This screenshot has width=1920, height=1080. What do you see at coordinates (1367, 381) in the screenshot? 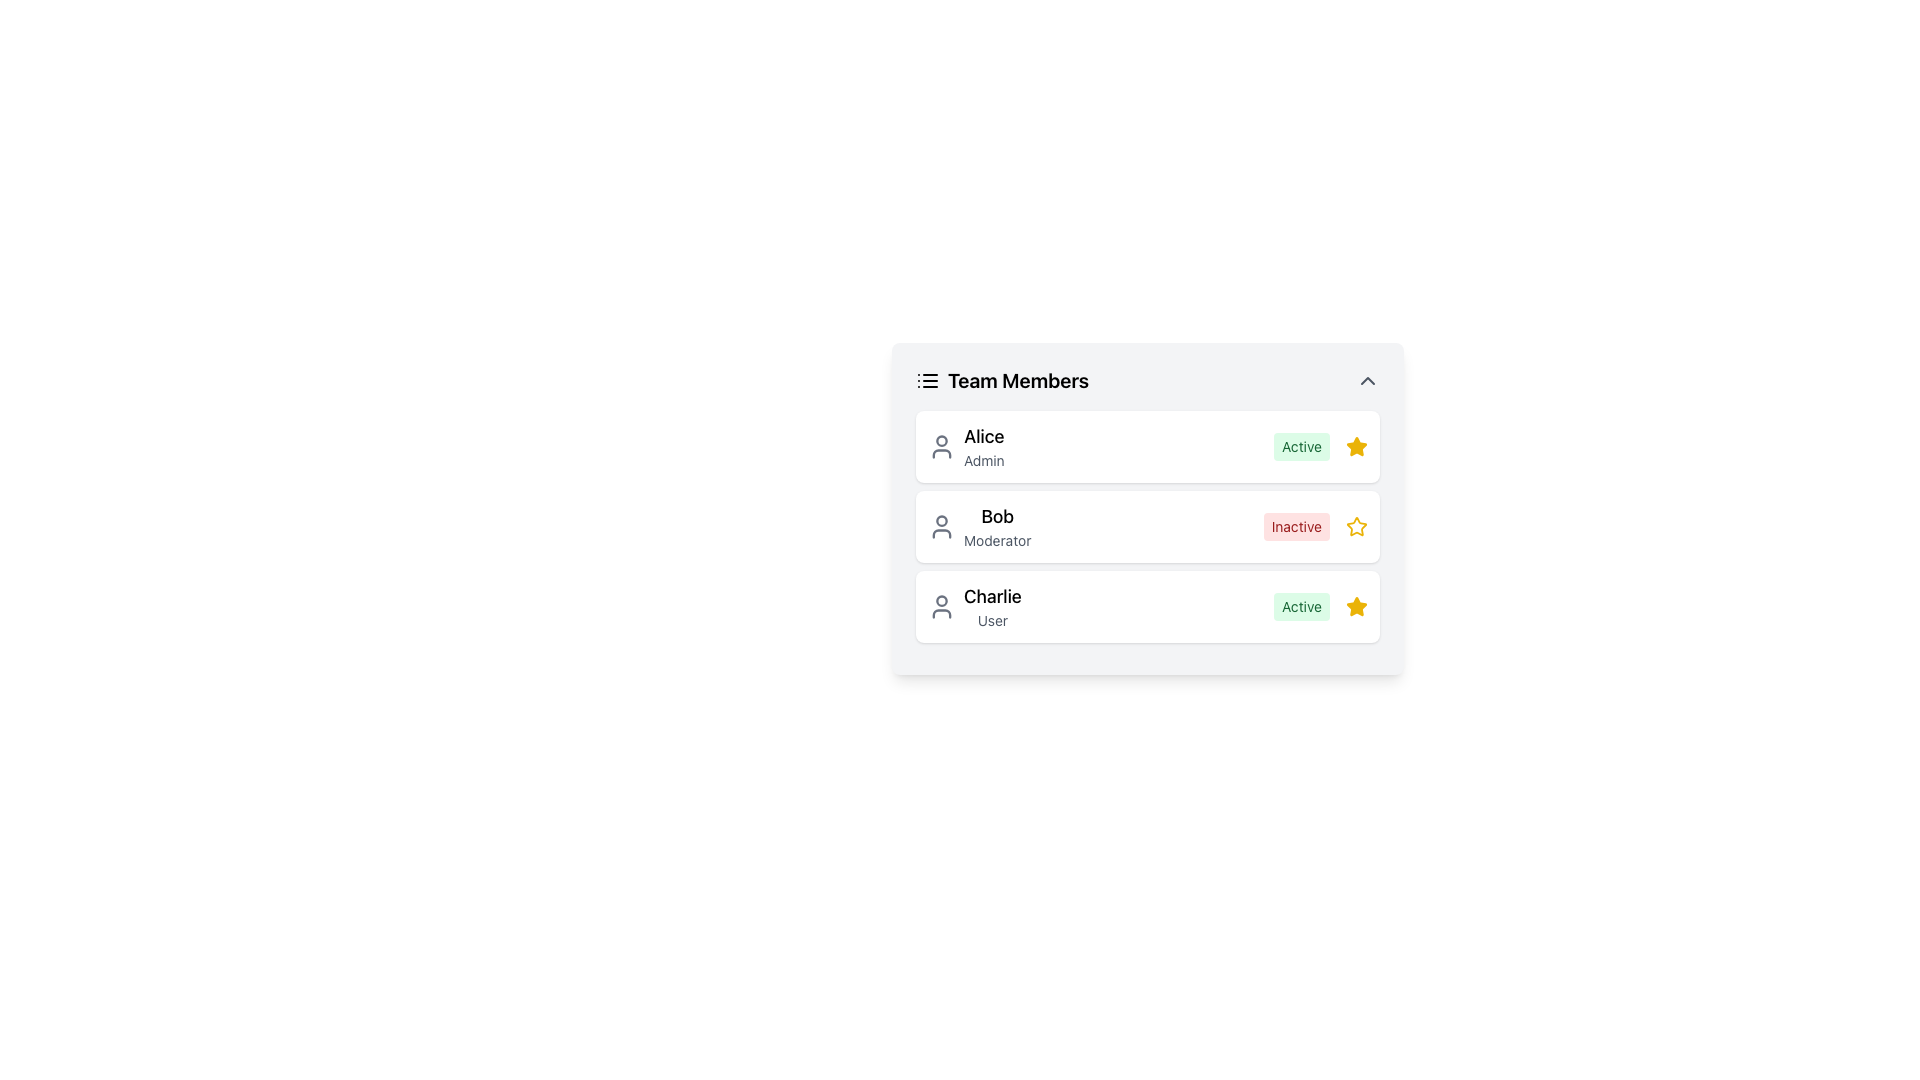
I see `the upward-pointing chevron icon styled in gray located at the top-right corner of the 'Team Members' panel` at bounding box center [1367, 381].